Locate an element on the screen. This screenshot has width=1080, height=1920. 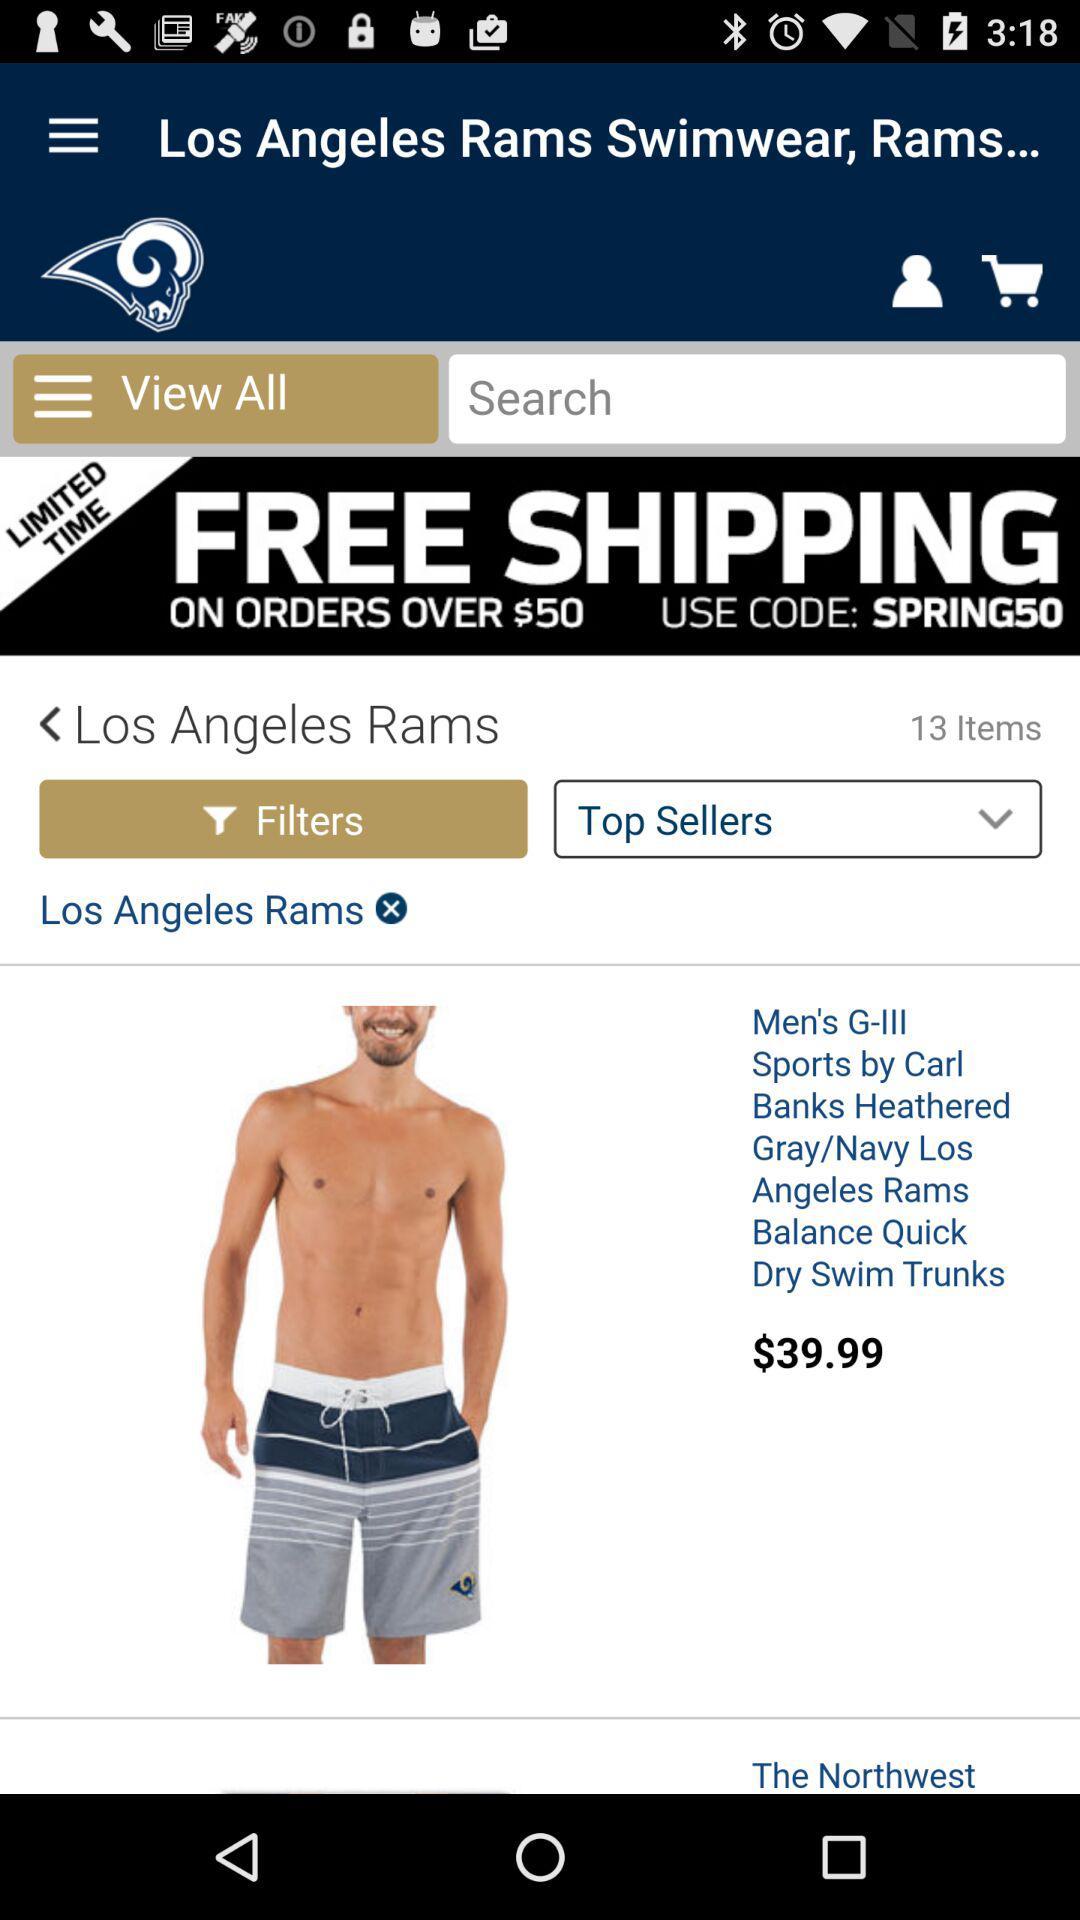
open main menu is located at coordinates (72, 135).